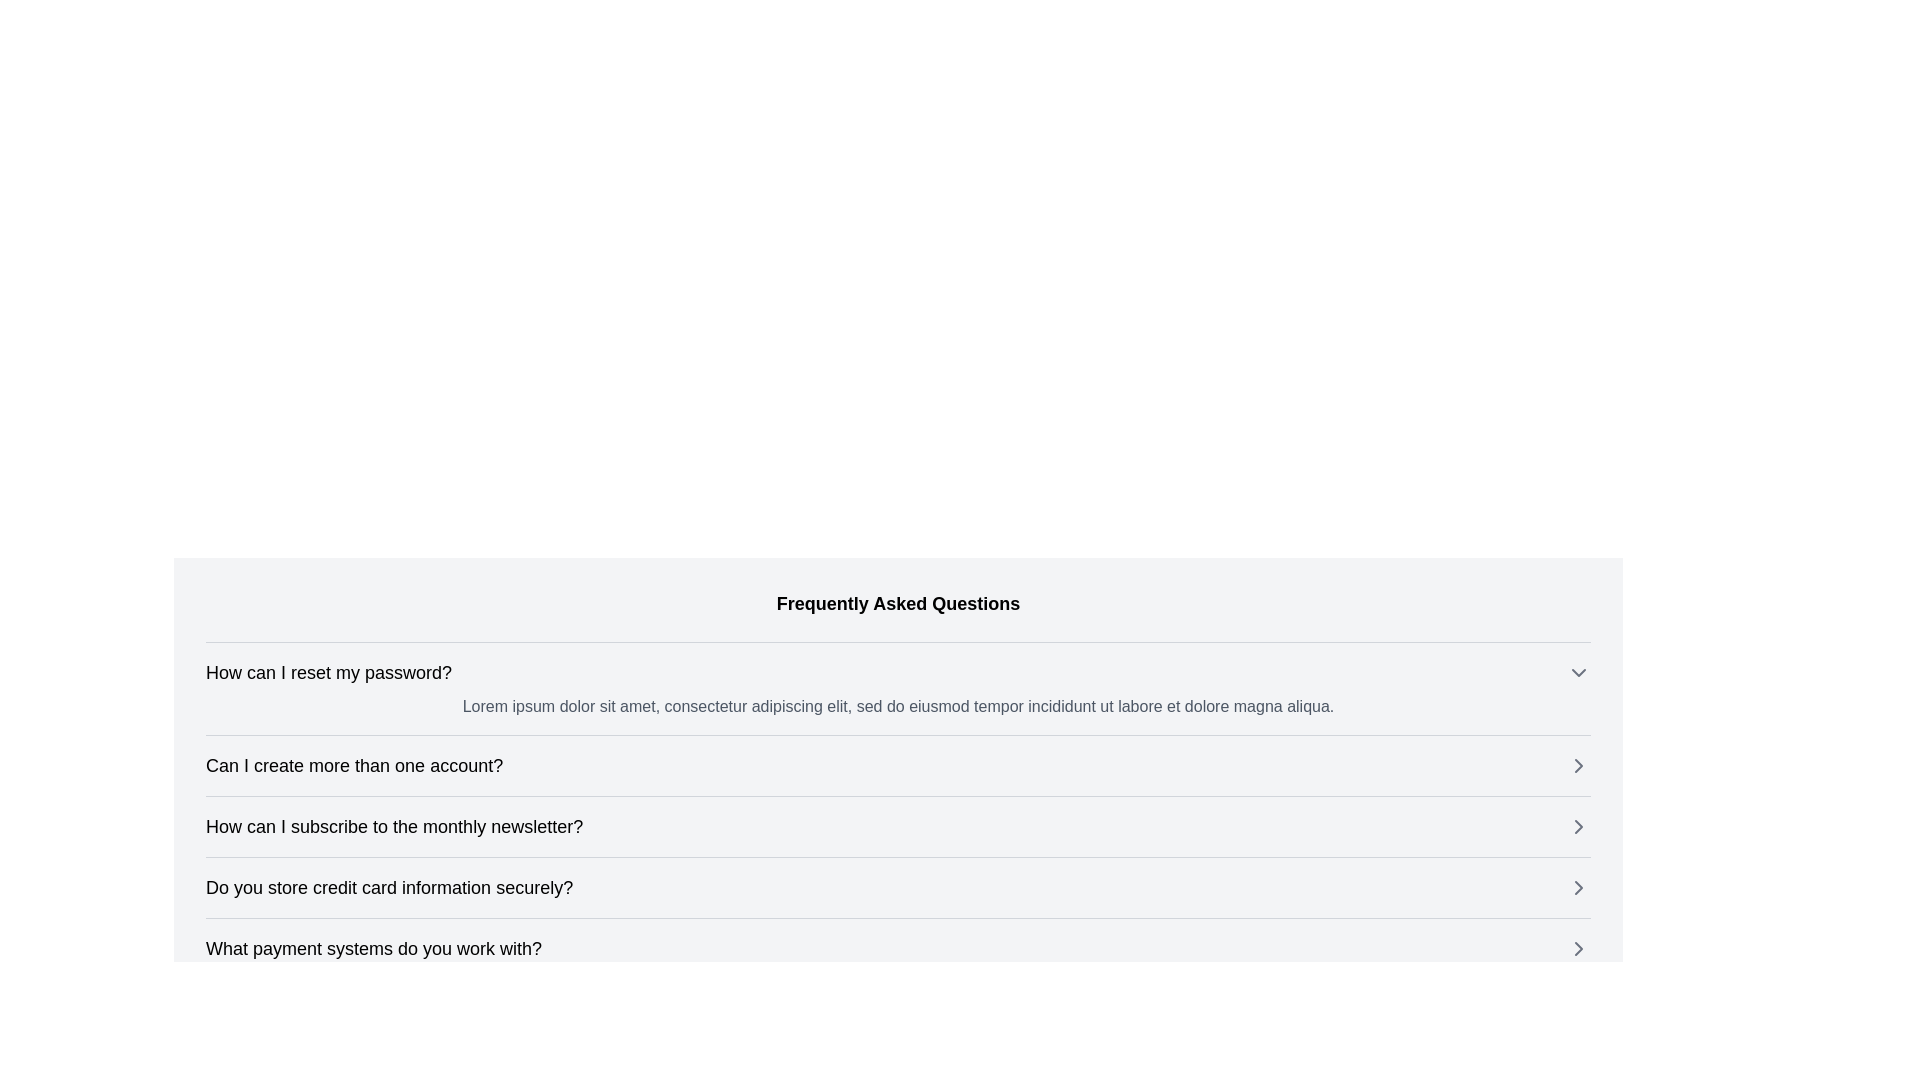 This screenshot has height=1080, width=1920. I want to click on the fourth item in the Frequently Asked Questions section, which states 'How can I subscribe to the monthly newsletter?', so click(897, 826).